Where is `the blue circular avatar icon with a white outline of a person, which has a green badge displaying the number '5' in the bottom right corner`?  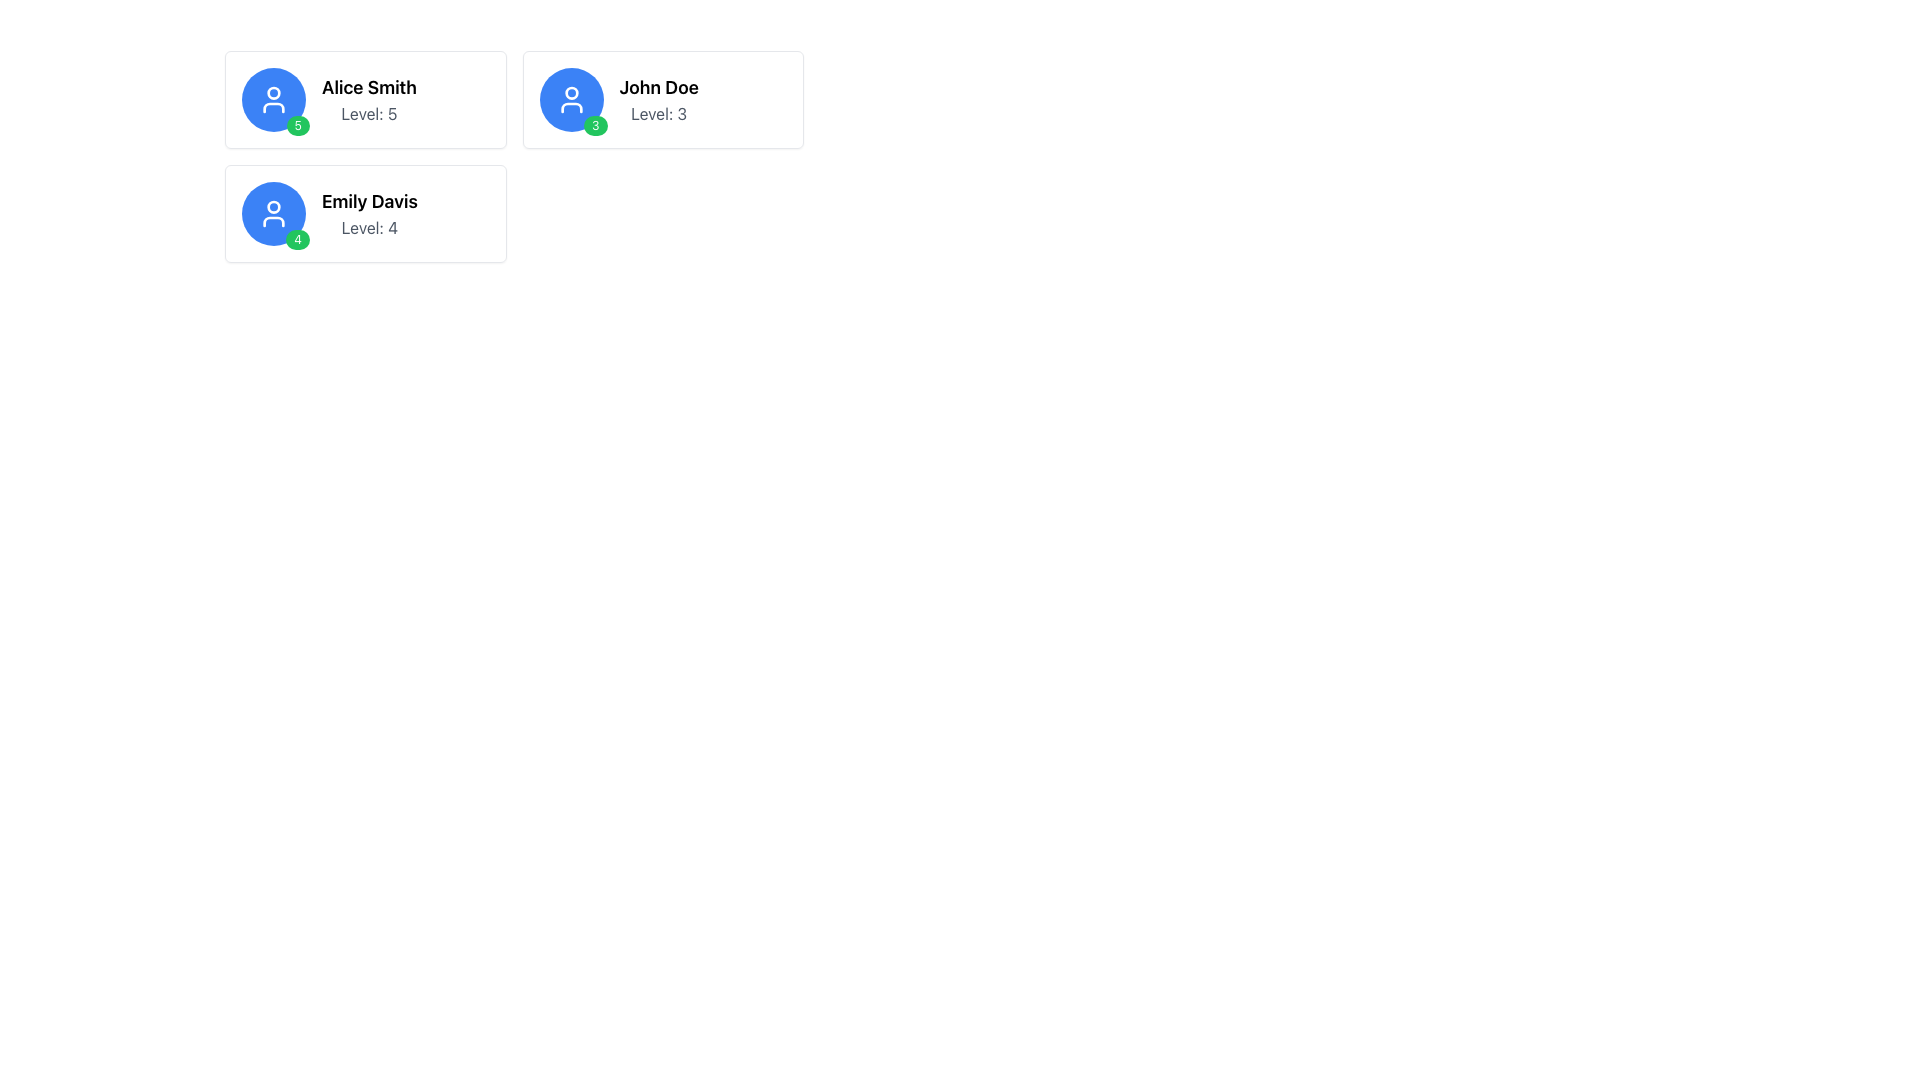
the blue circular avatar icon with a white outline of a person, which has a green badge displaying the number '5' in the bottom right corner is located at coordinates (272, 100).